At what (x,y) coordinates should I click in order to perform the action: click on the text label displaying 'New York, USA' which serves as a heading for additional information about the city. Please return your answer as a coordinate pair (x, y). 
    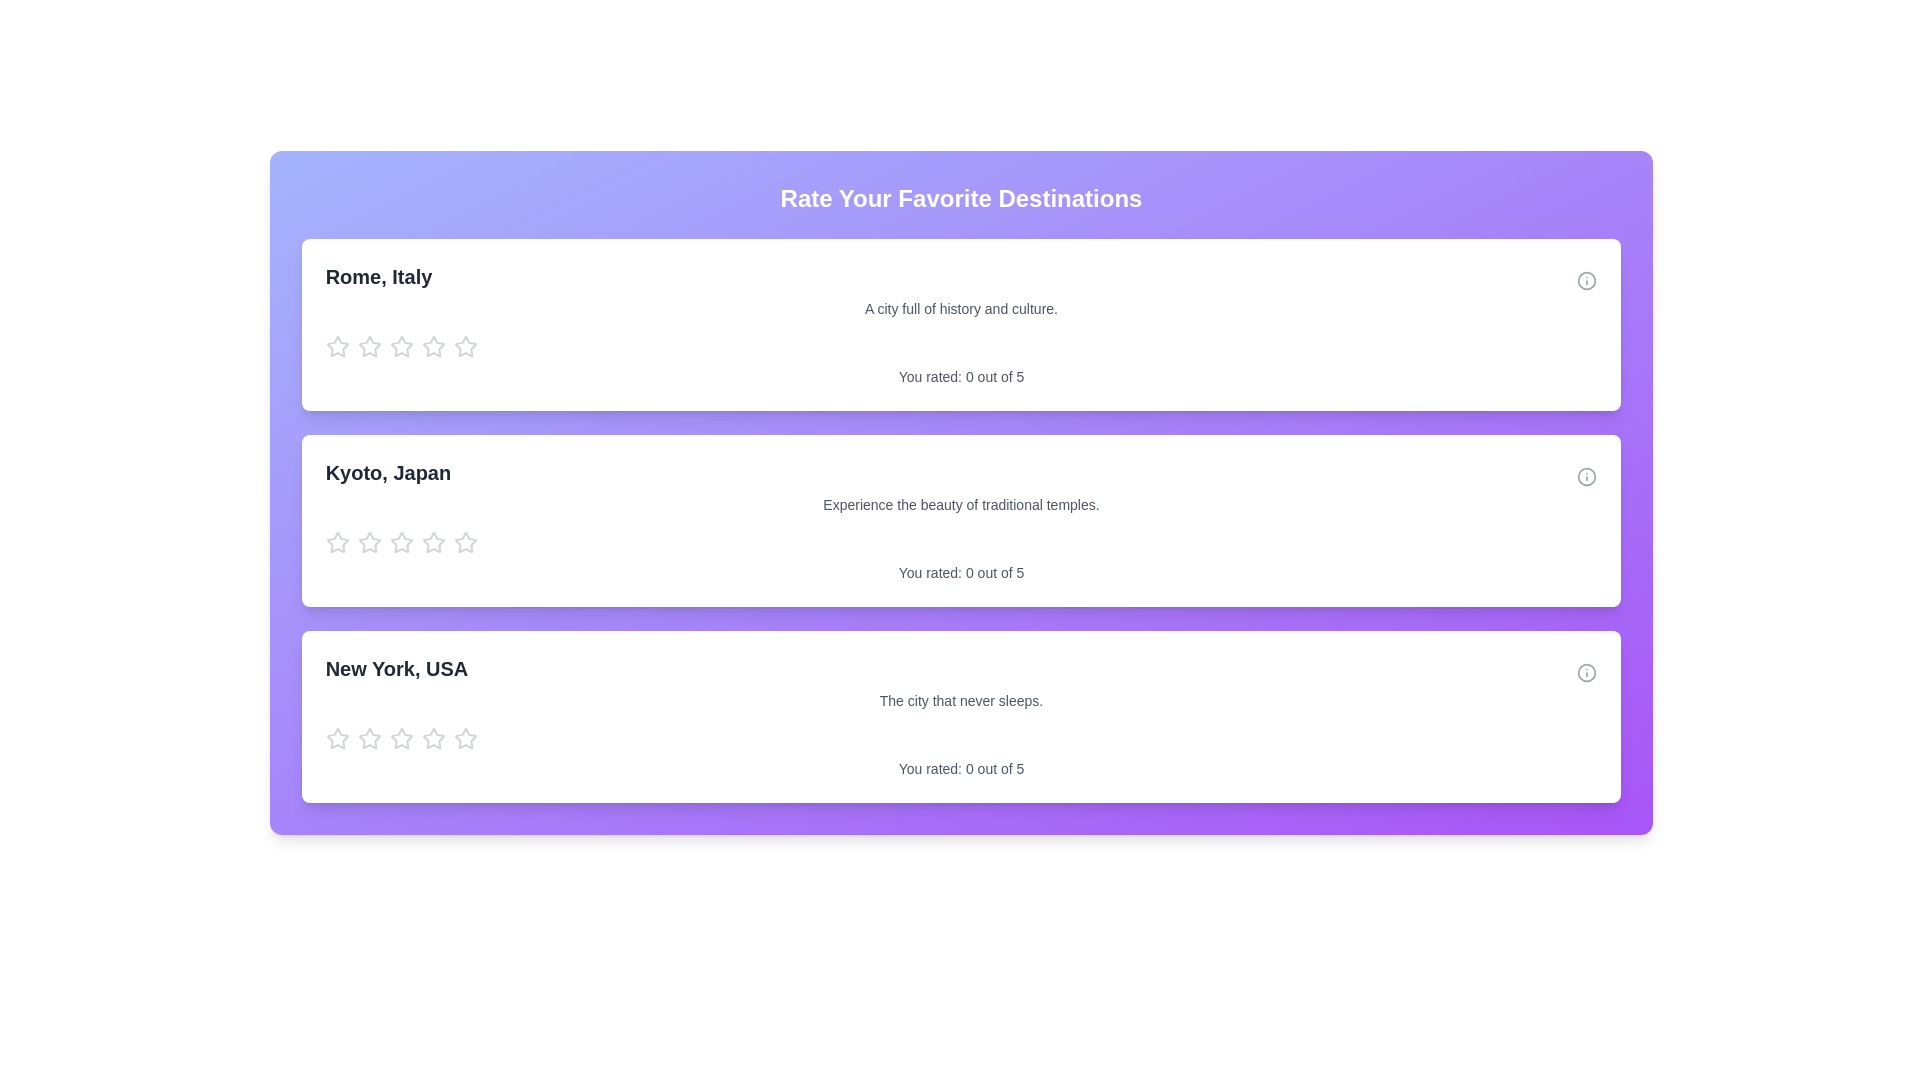
    Looking at the image, I should click on (396, 668).